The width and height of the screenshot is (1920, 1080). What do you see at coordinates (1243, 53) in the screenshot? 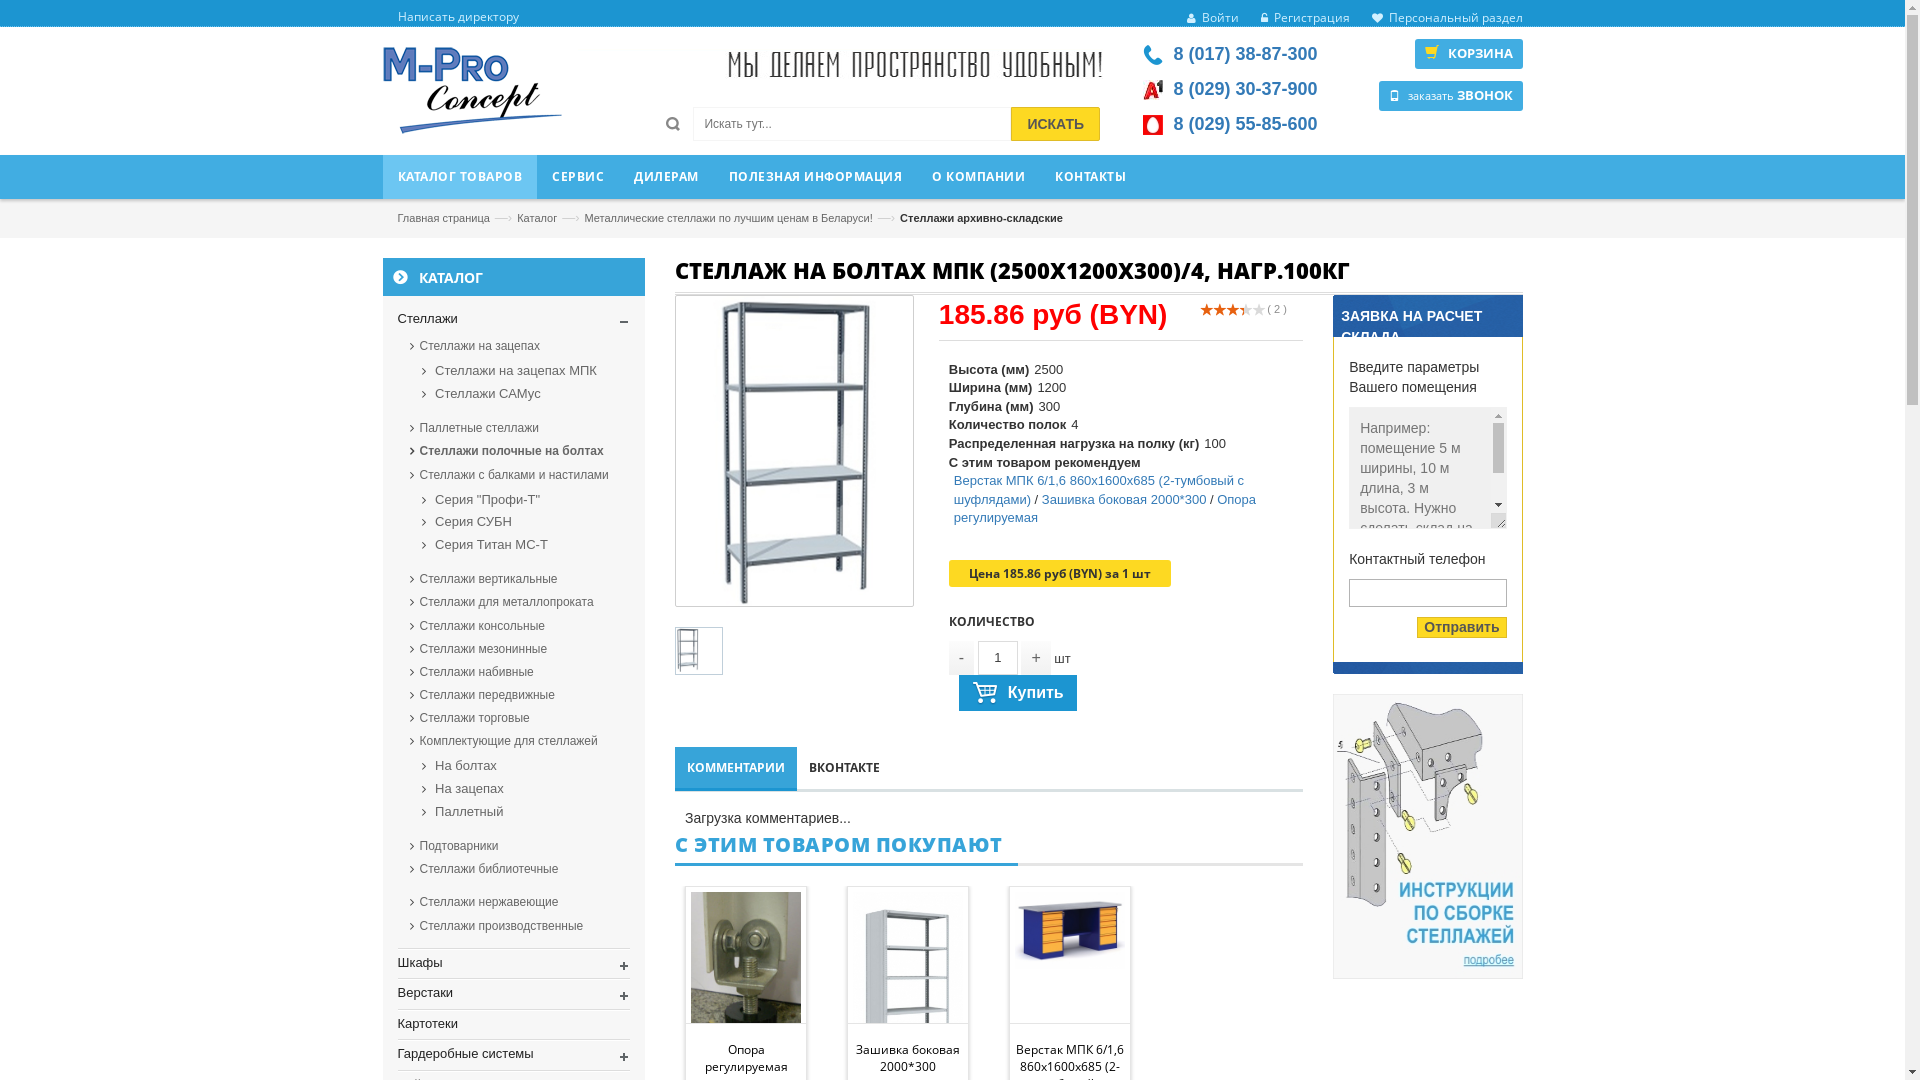
I see `'8 (017) 38-87-300'` at bounding box center [1243, 53].